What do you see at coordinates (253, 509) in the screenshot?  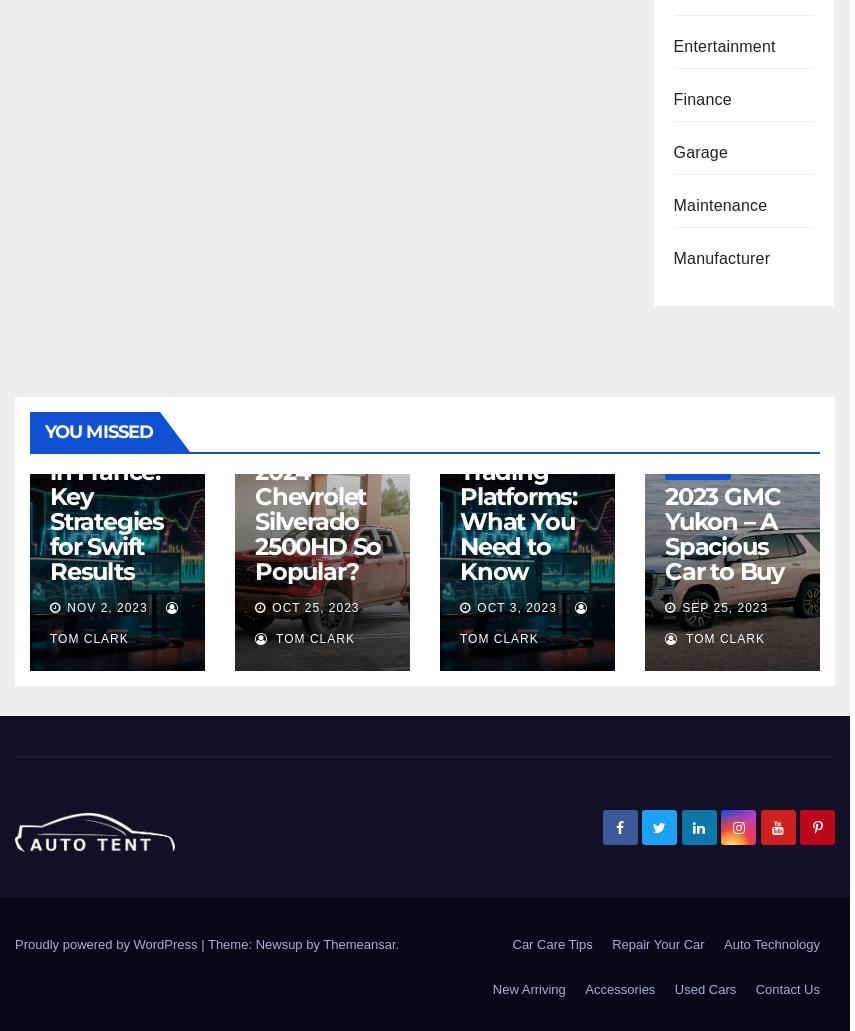 I see `'Why is the 2024 Chevrolet Silverado 2500HD So Popular?'` at bounding box center [253, 509].